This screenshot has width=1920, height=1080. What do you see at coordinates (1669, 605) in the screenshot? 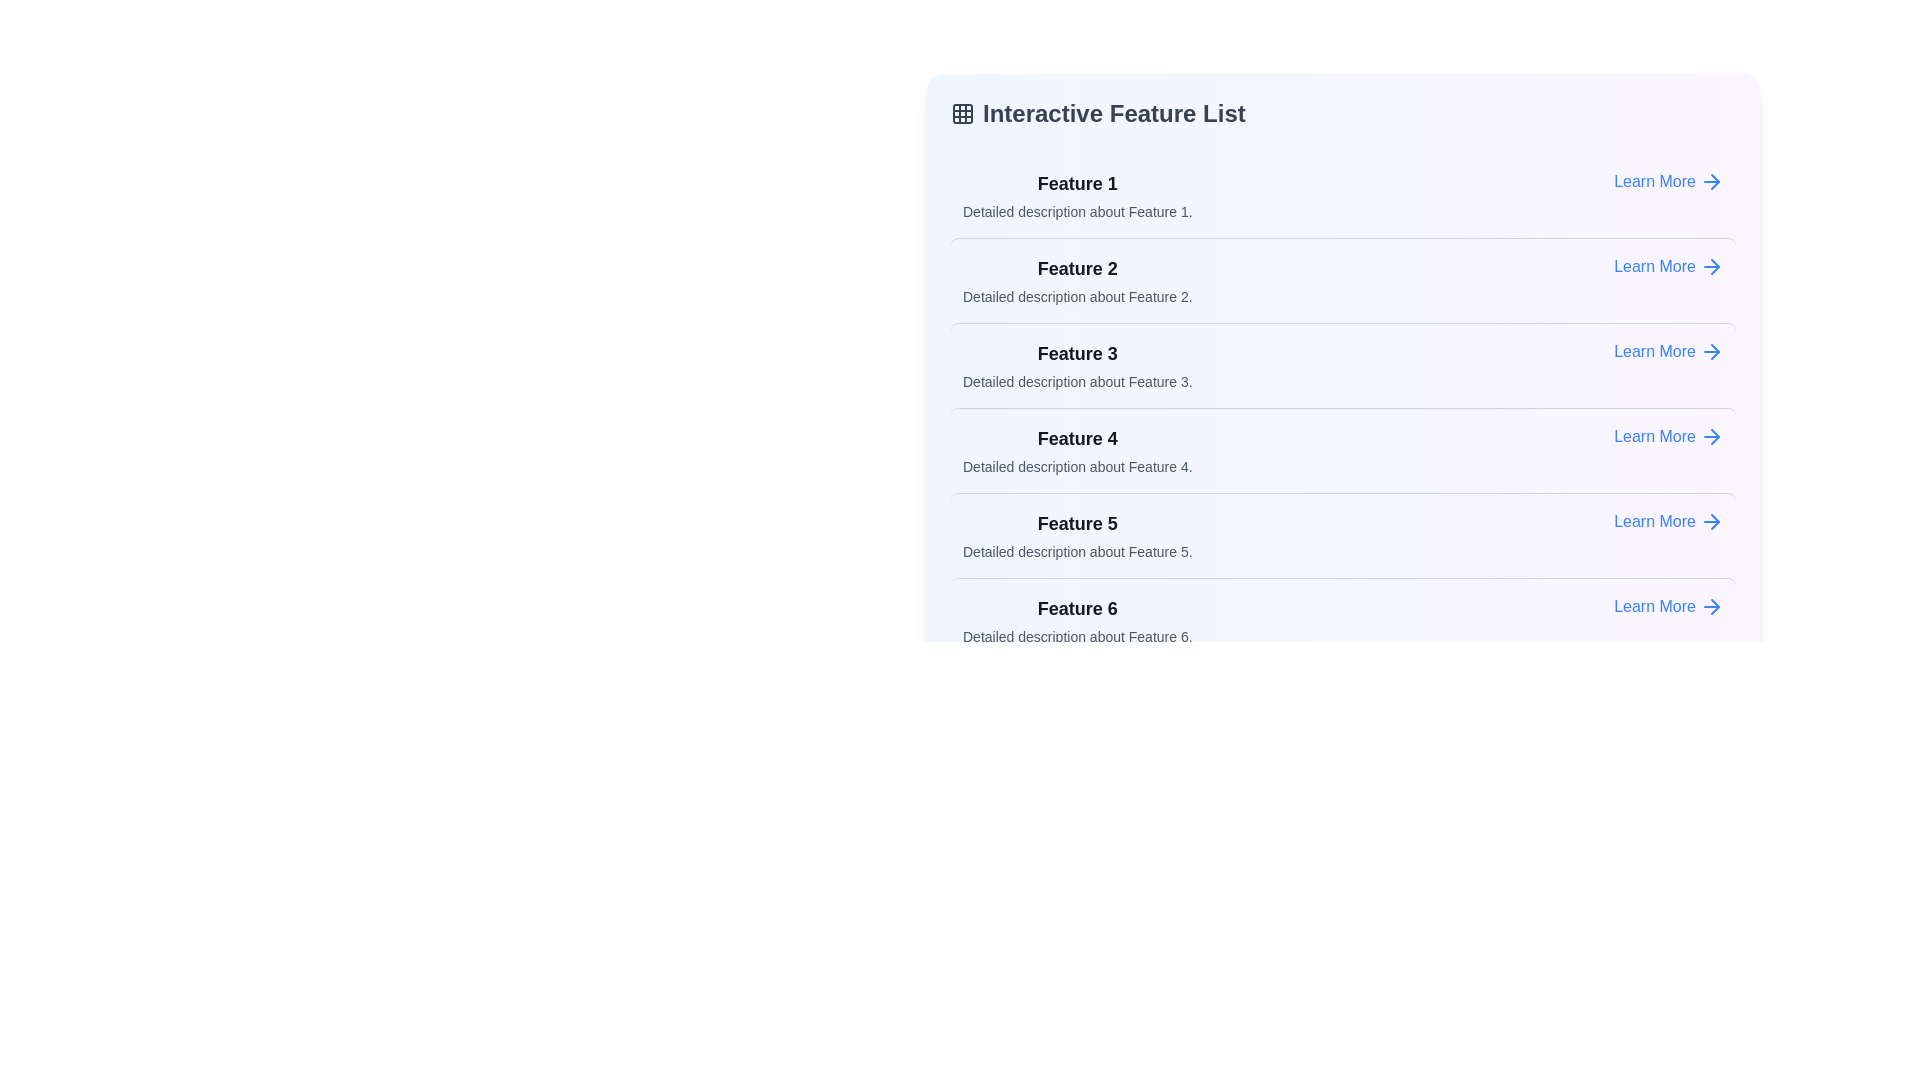
I see `the 'Learn More' button for feature 6` at bounding box center [1669, 605].